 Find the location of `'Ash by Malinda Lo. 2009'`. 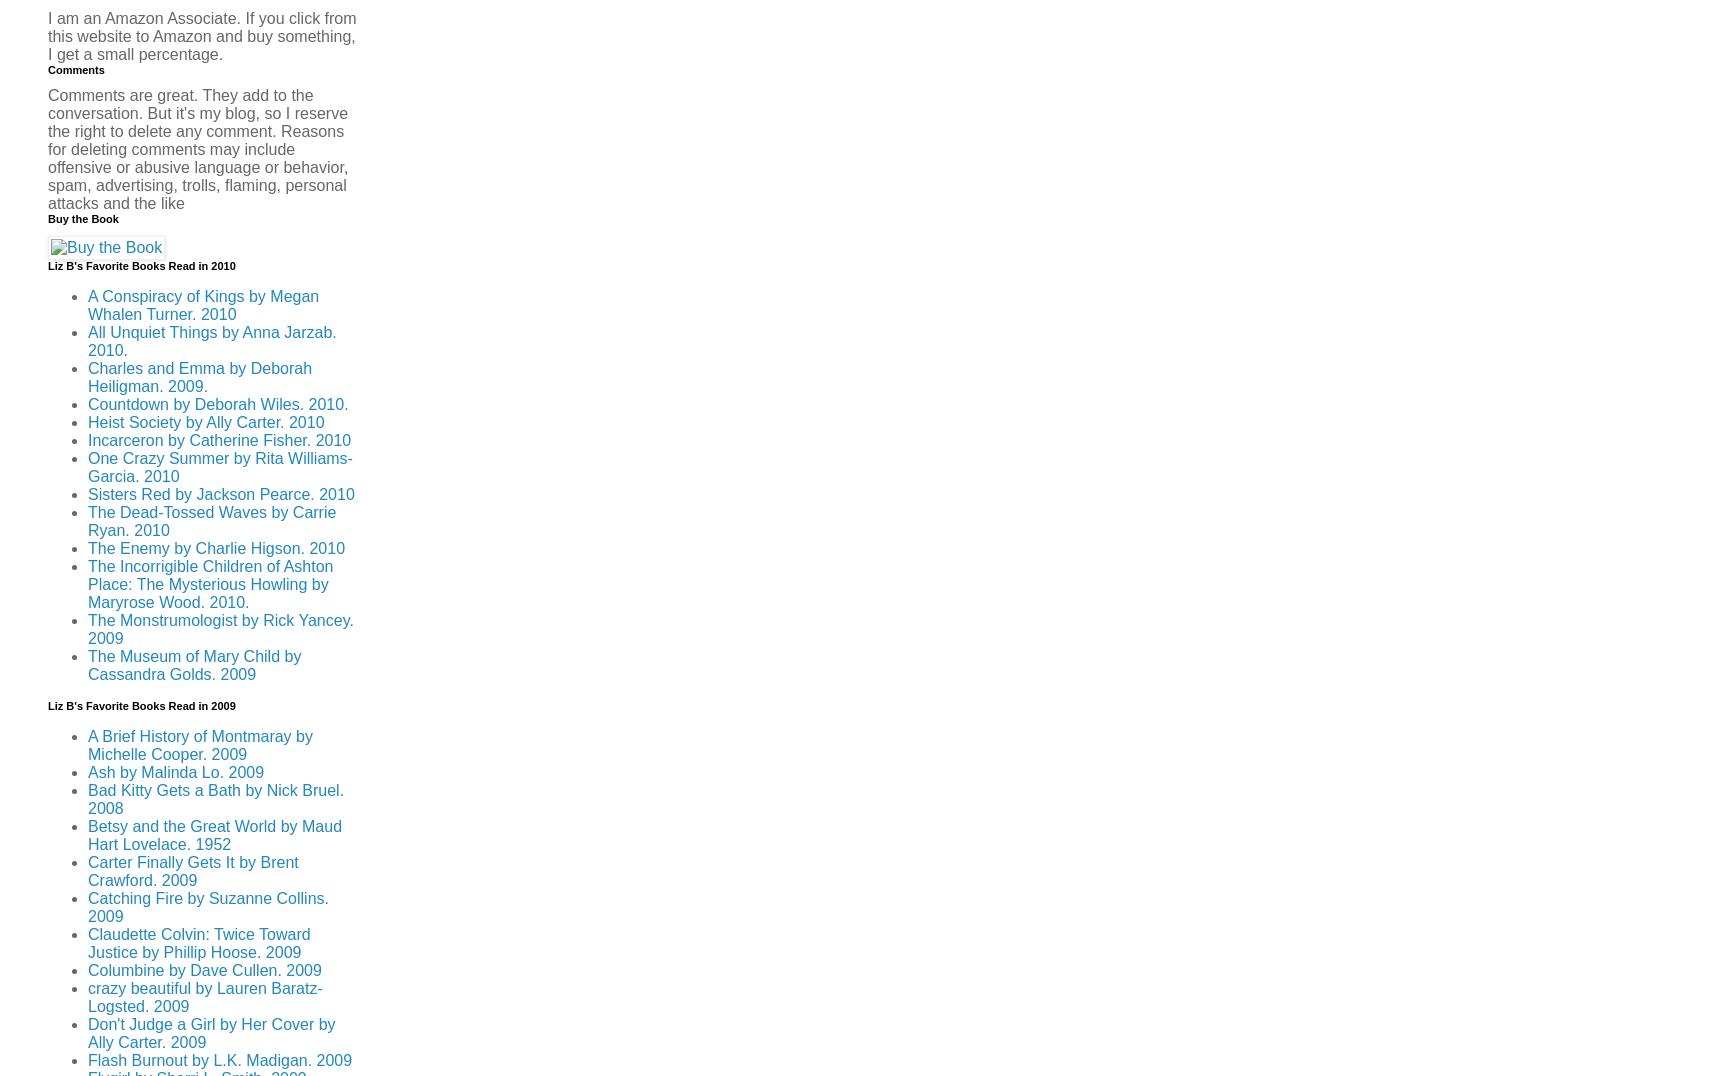

'Ash by Malinda Lo. 2009' is located at coordinates (175, 772).